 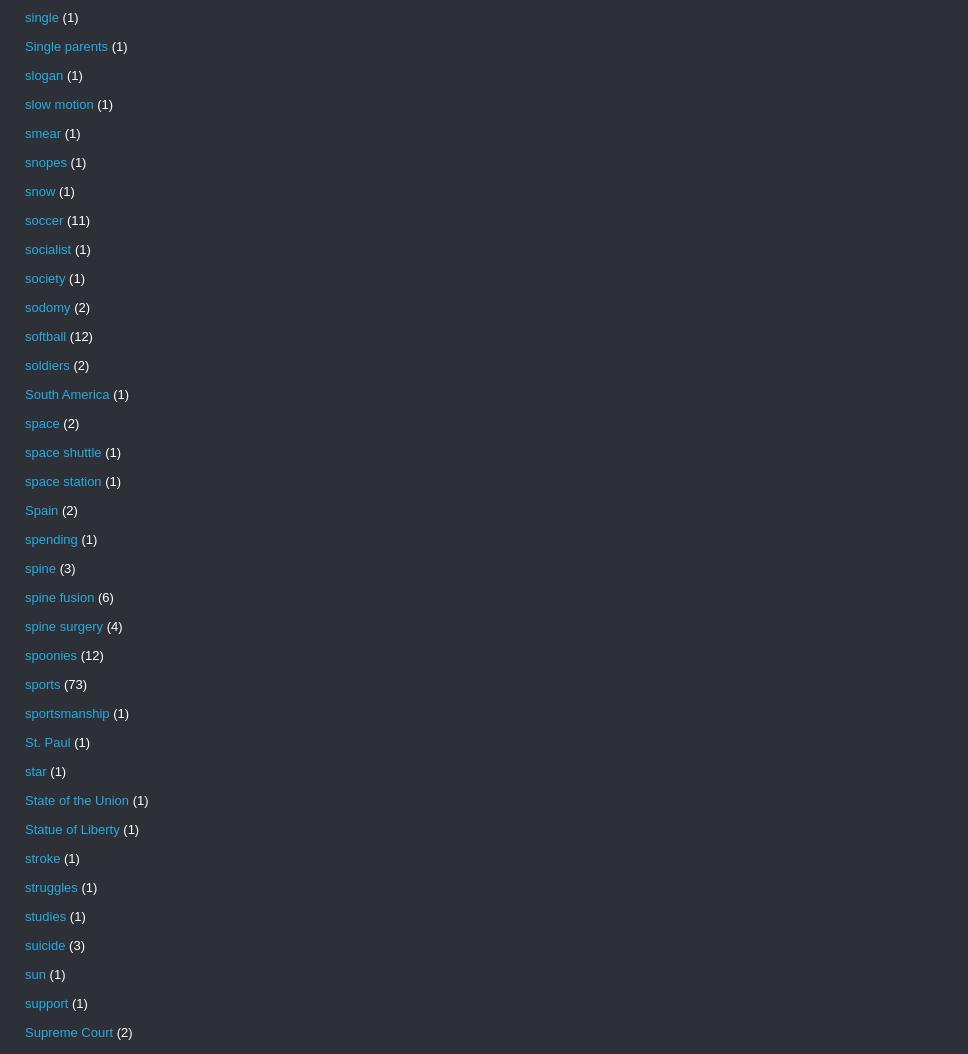 I want to click on 'society', so click(x=24, y=277).